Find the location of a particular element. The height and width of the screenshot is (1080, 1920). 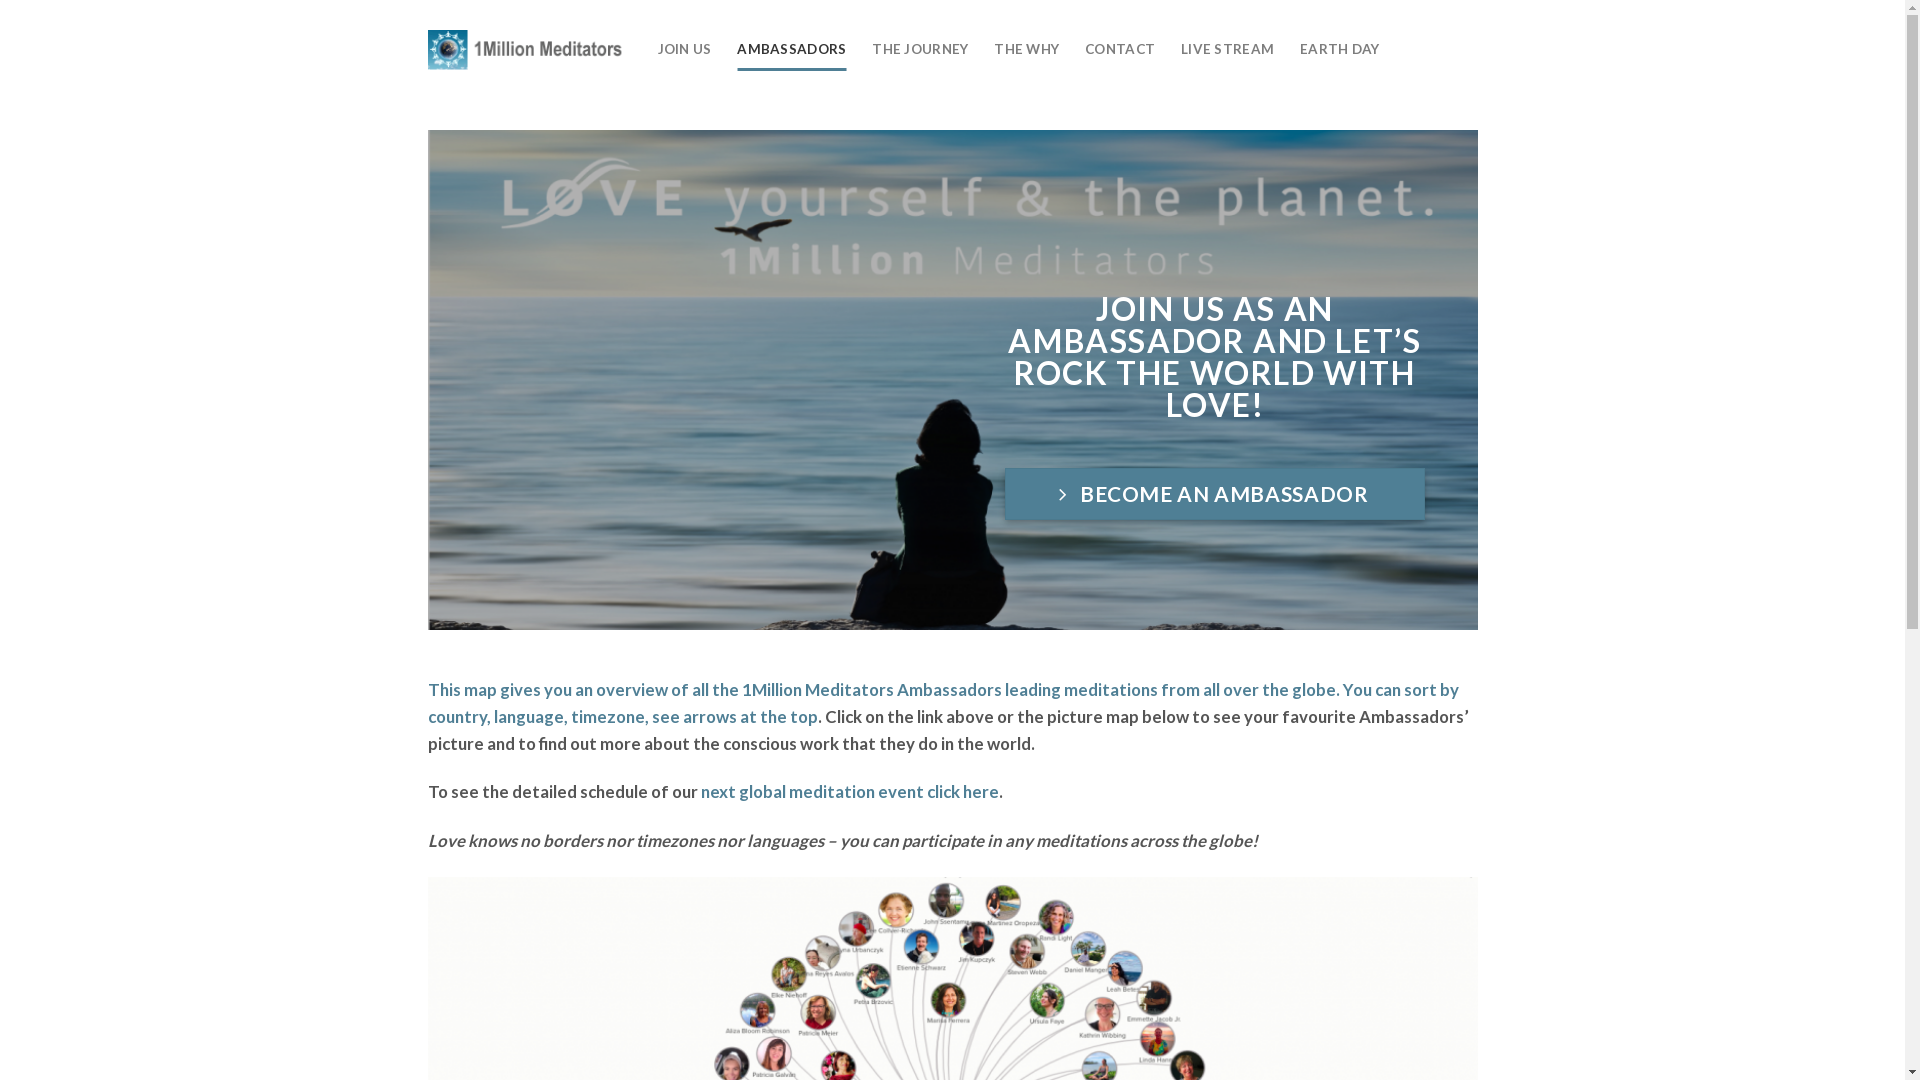

'THE WHY' is located at coordinates (1026, 49).